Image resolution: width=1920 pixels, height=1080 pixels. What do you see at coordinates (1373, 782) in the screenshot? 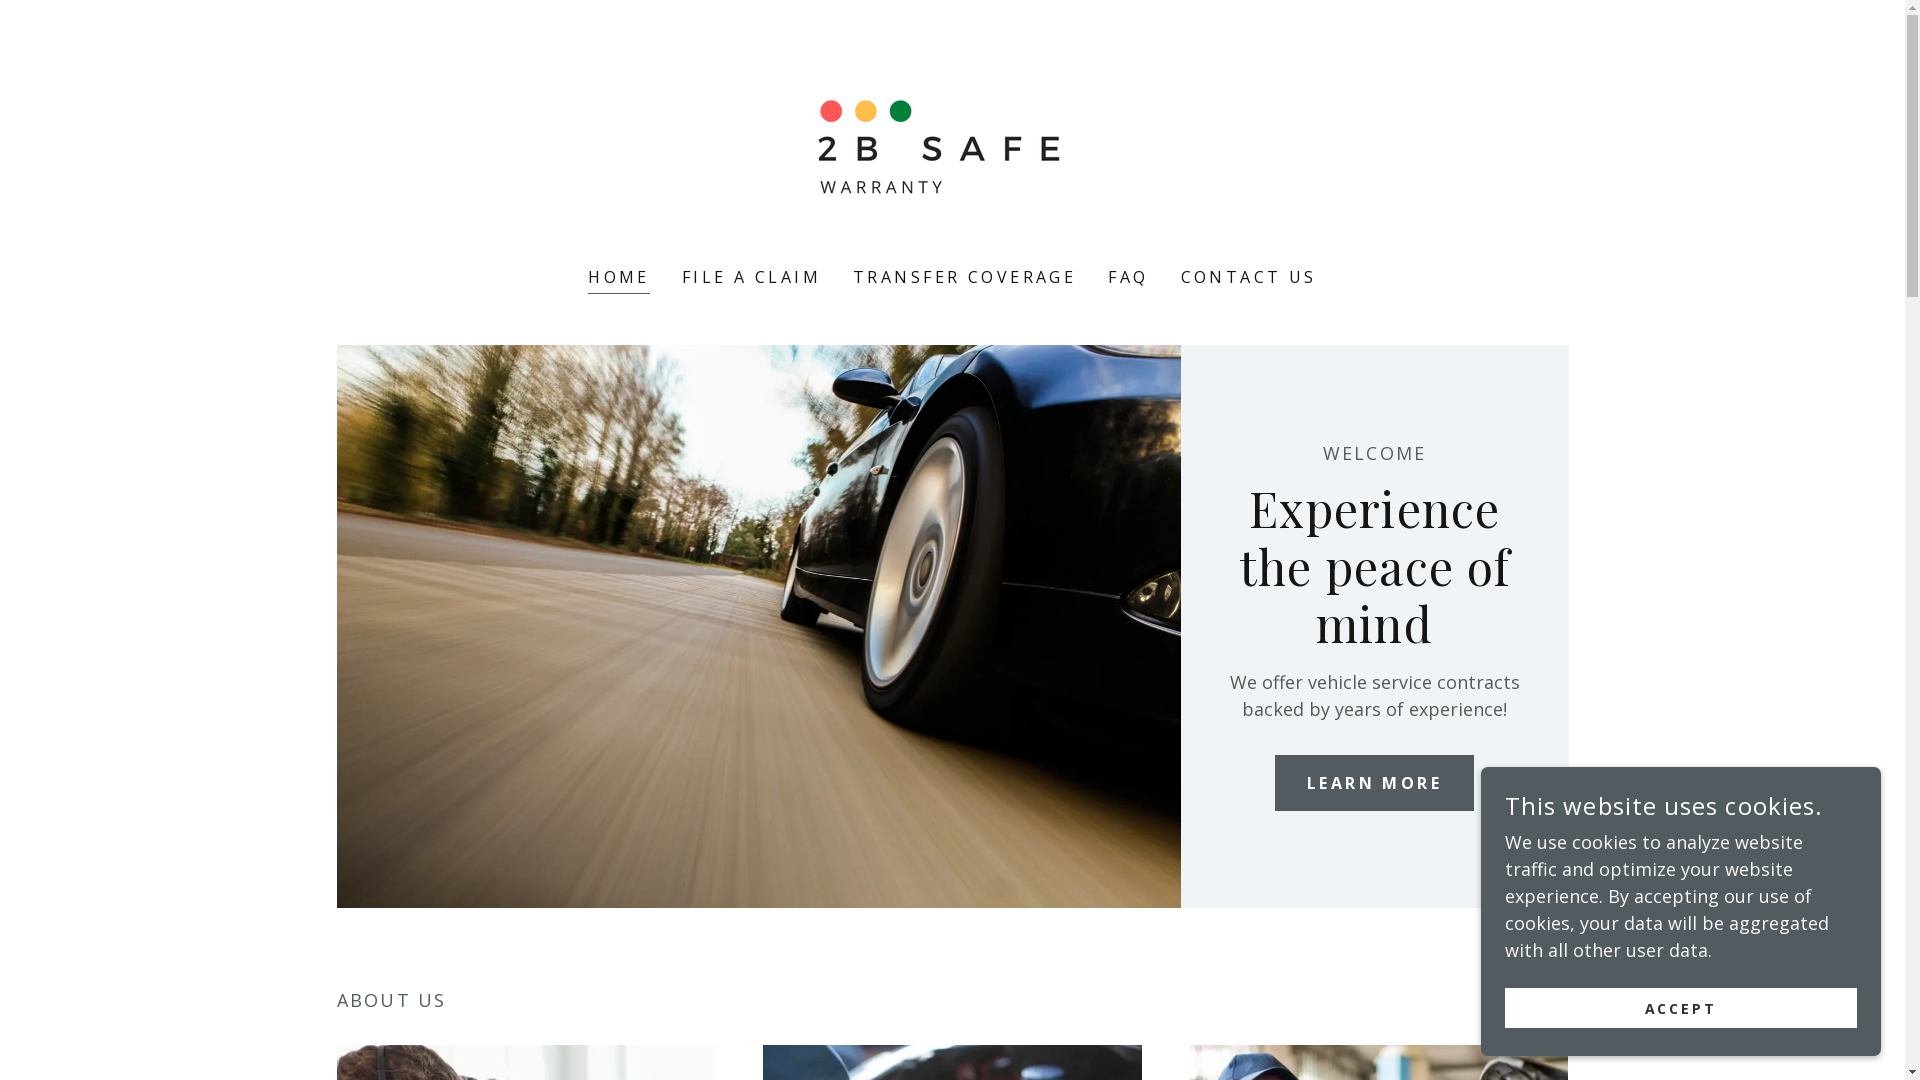
I see `'LEARN MORE'` at bounding box center [1373, 782].